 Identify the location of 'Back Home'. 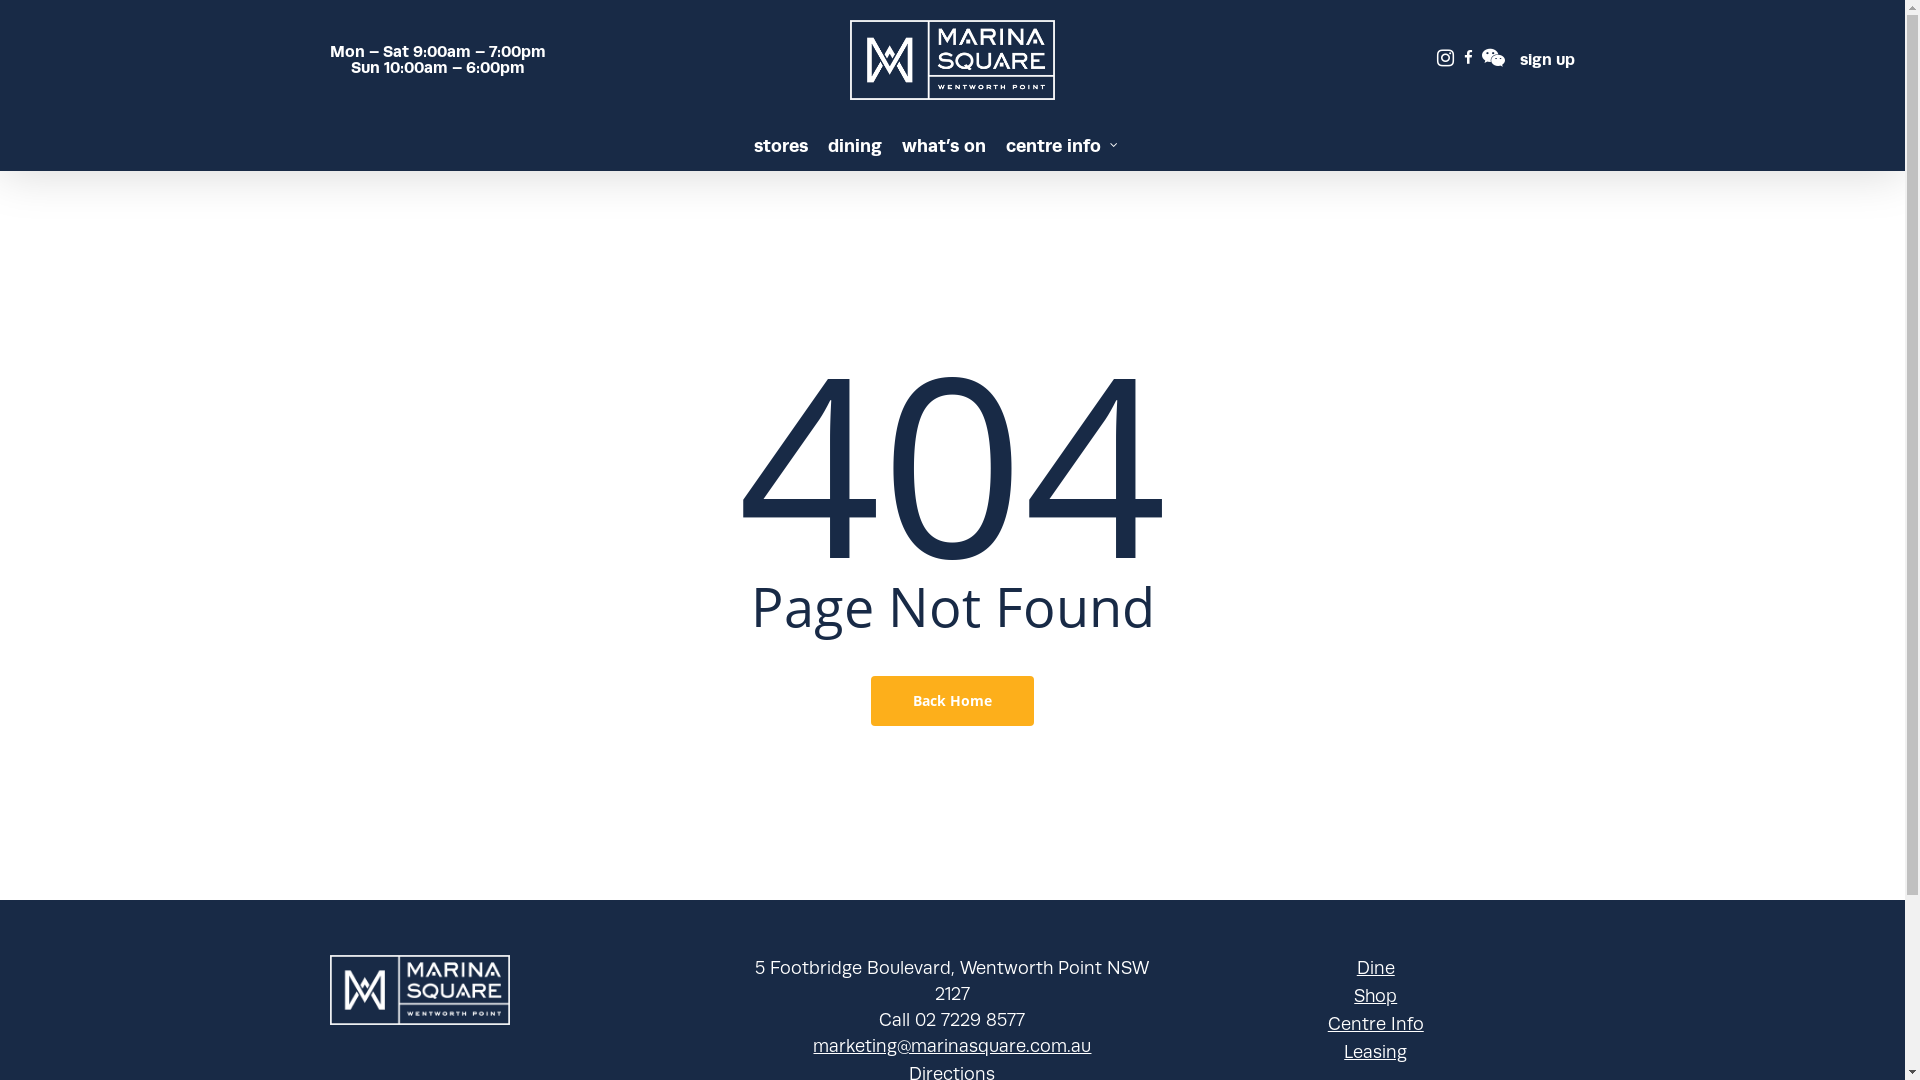
(951, 700).